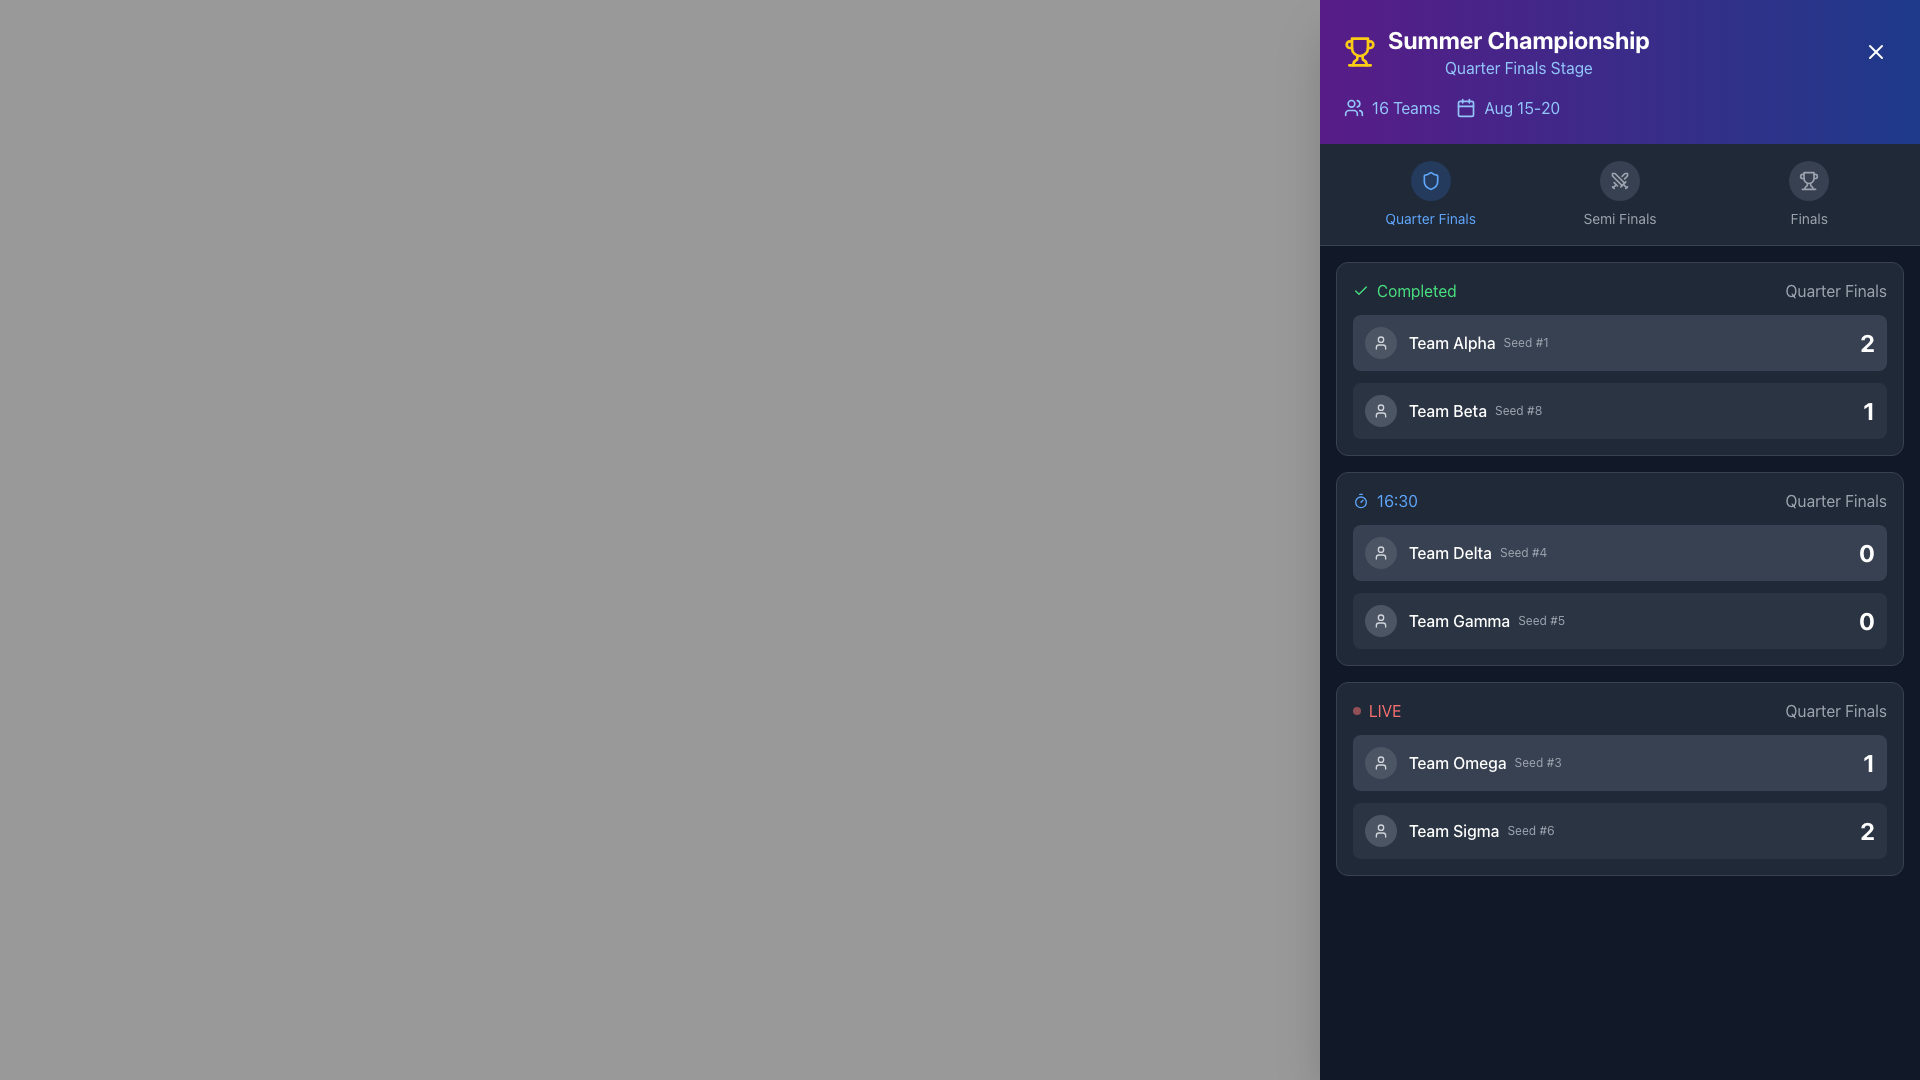  I want to click on text displayed on the label representing team 'Gamma' assigned as 'Seed #5' in the Quarter Finals bracket, located on the right-side pane beneath 'Team Delta Seed #4' and above 'LIVE', so click(1465, 620).